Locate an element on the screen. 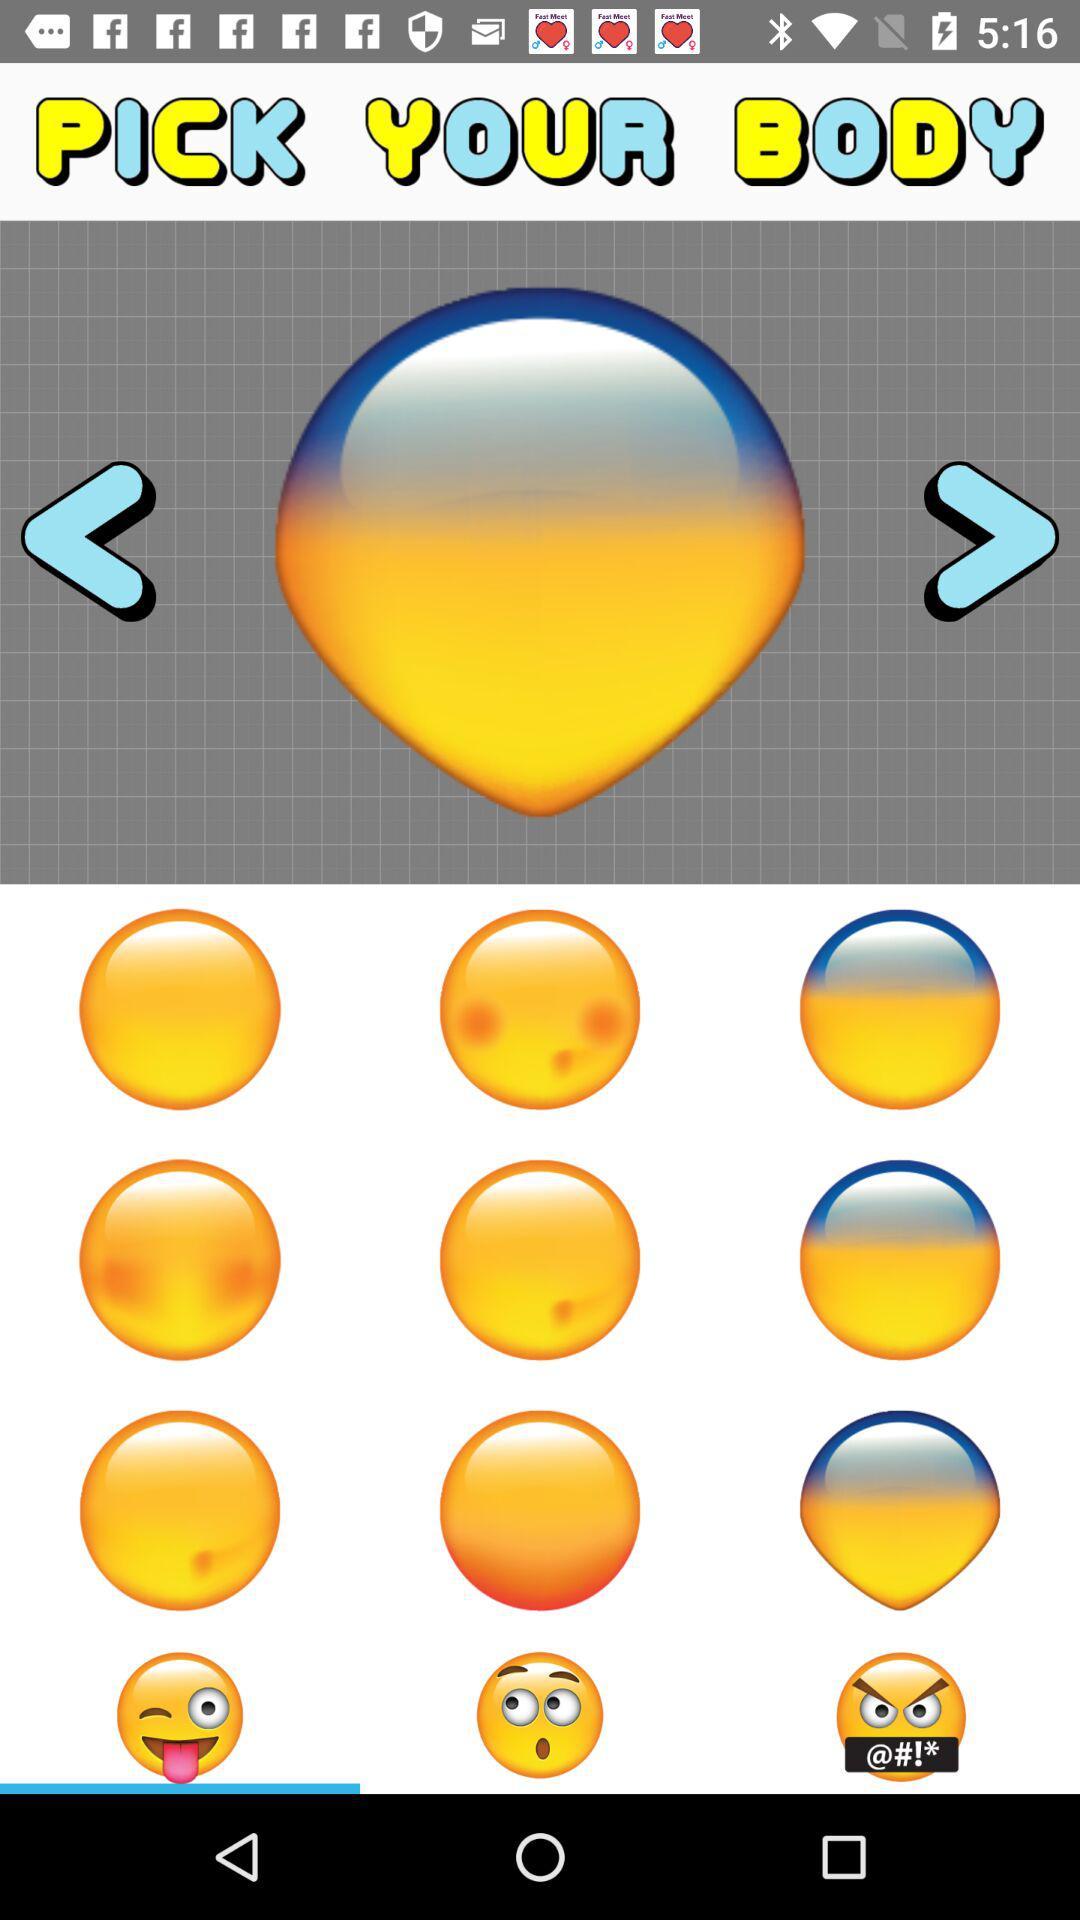 Image resolution: width=1080 pixels, height=1920 pixels. the icon at the top right corner is located at coordinates (972, 552).